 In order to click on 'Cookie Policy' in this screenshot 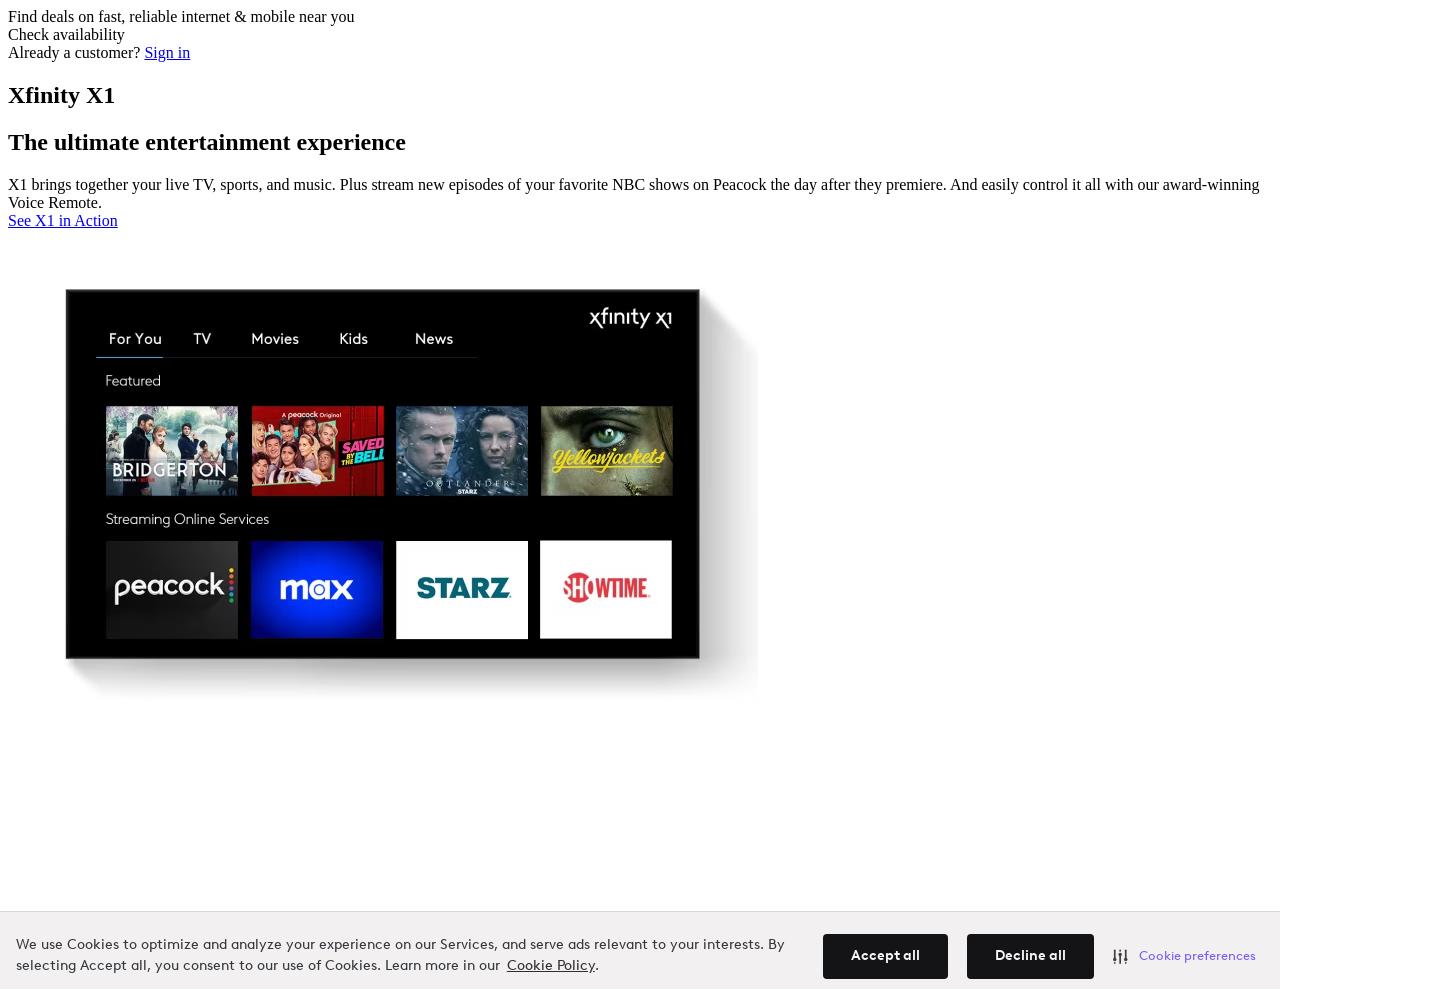, I will do `click(505, 966)`.